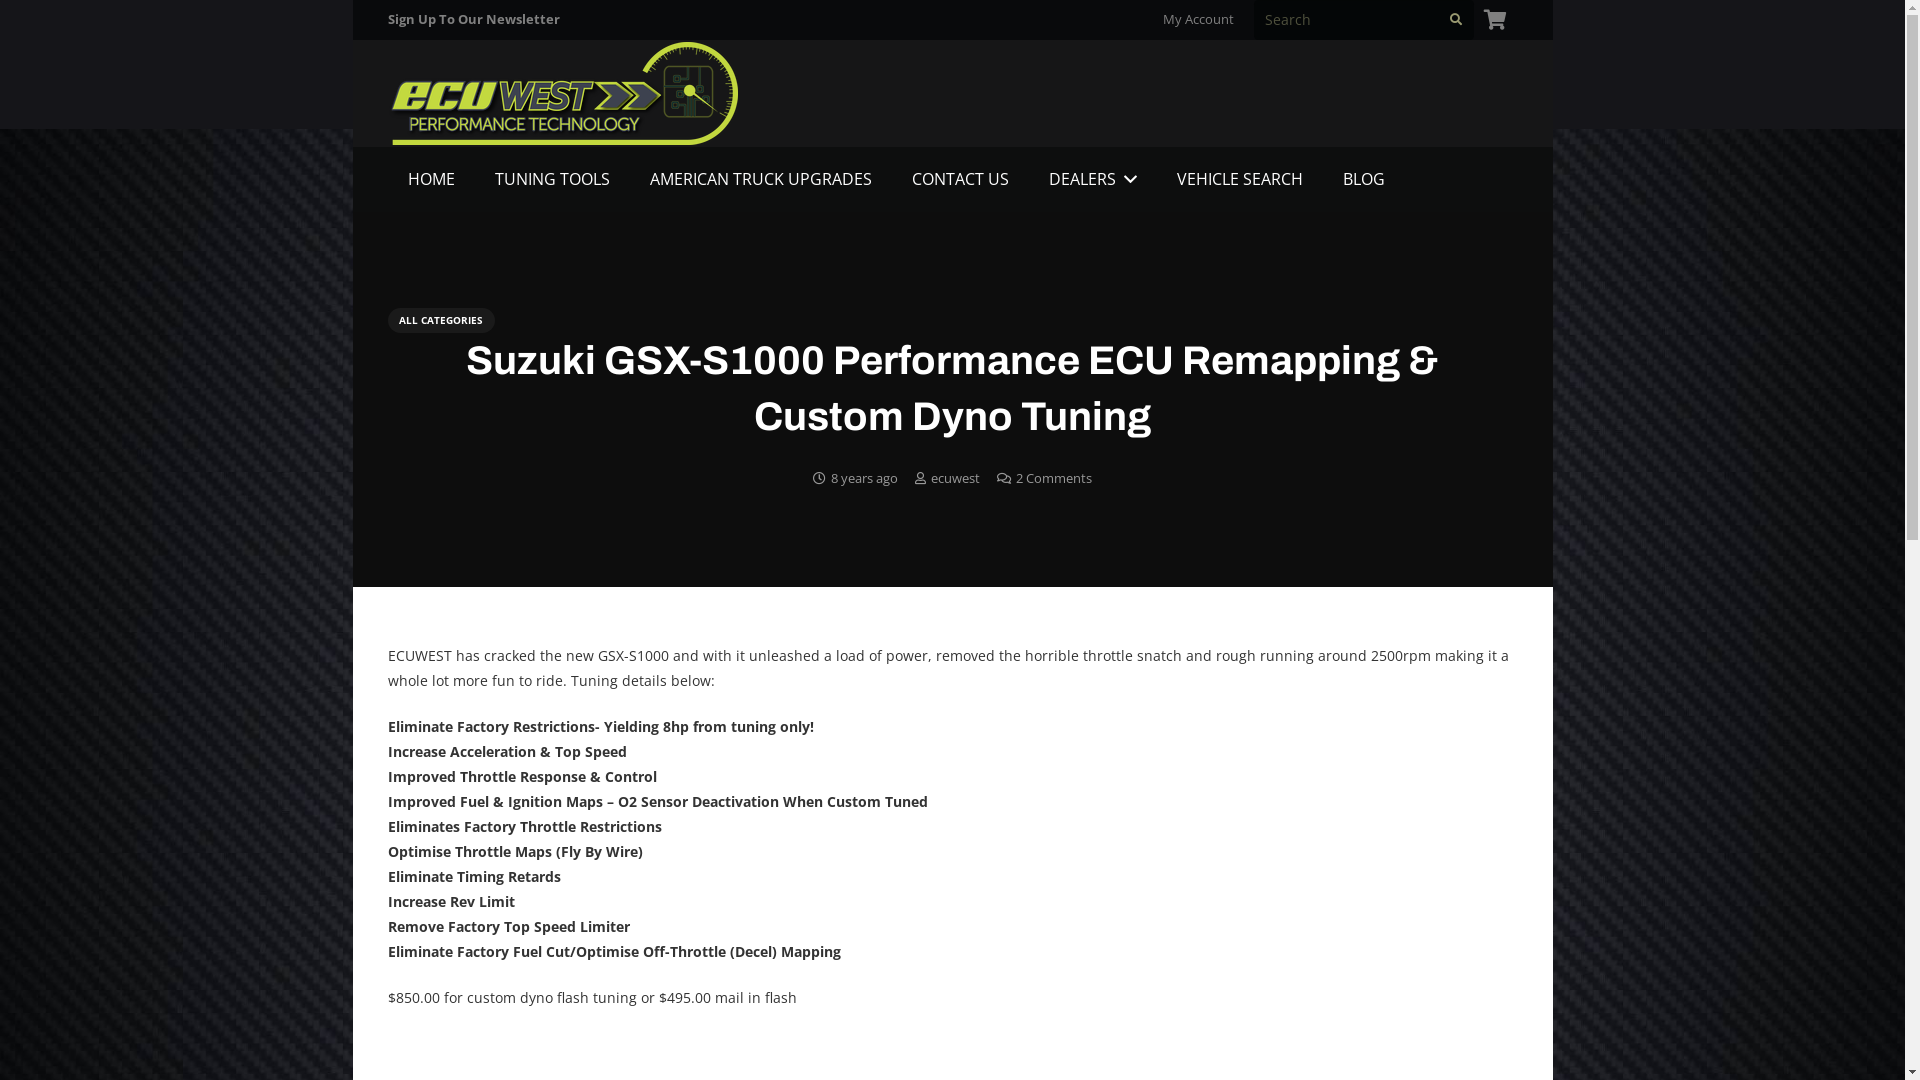  I want to click on 'AMERICAN TRUCK UPGRADES', so click(760, 178).